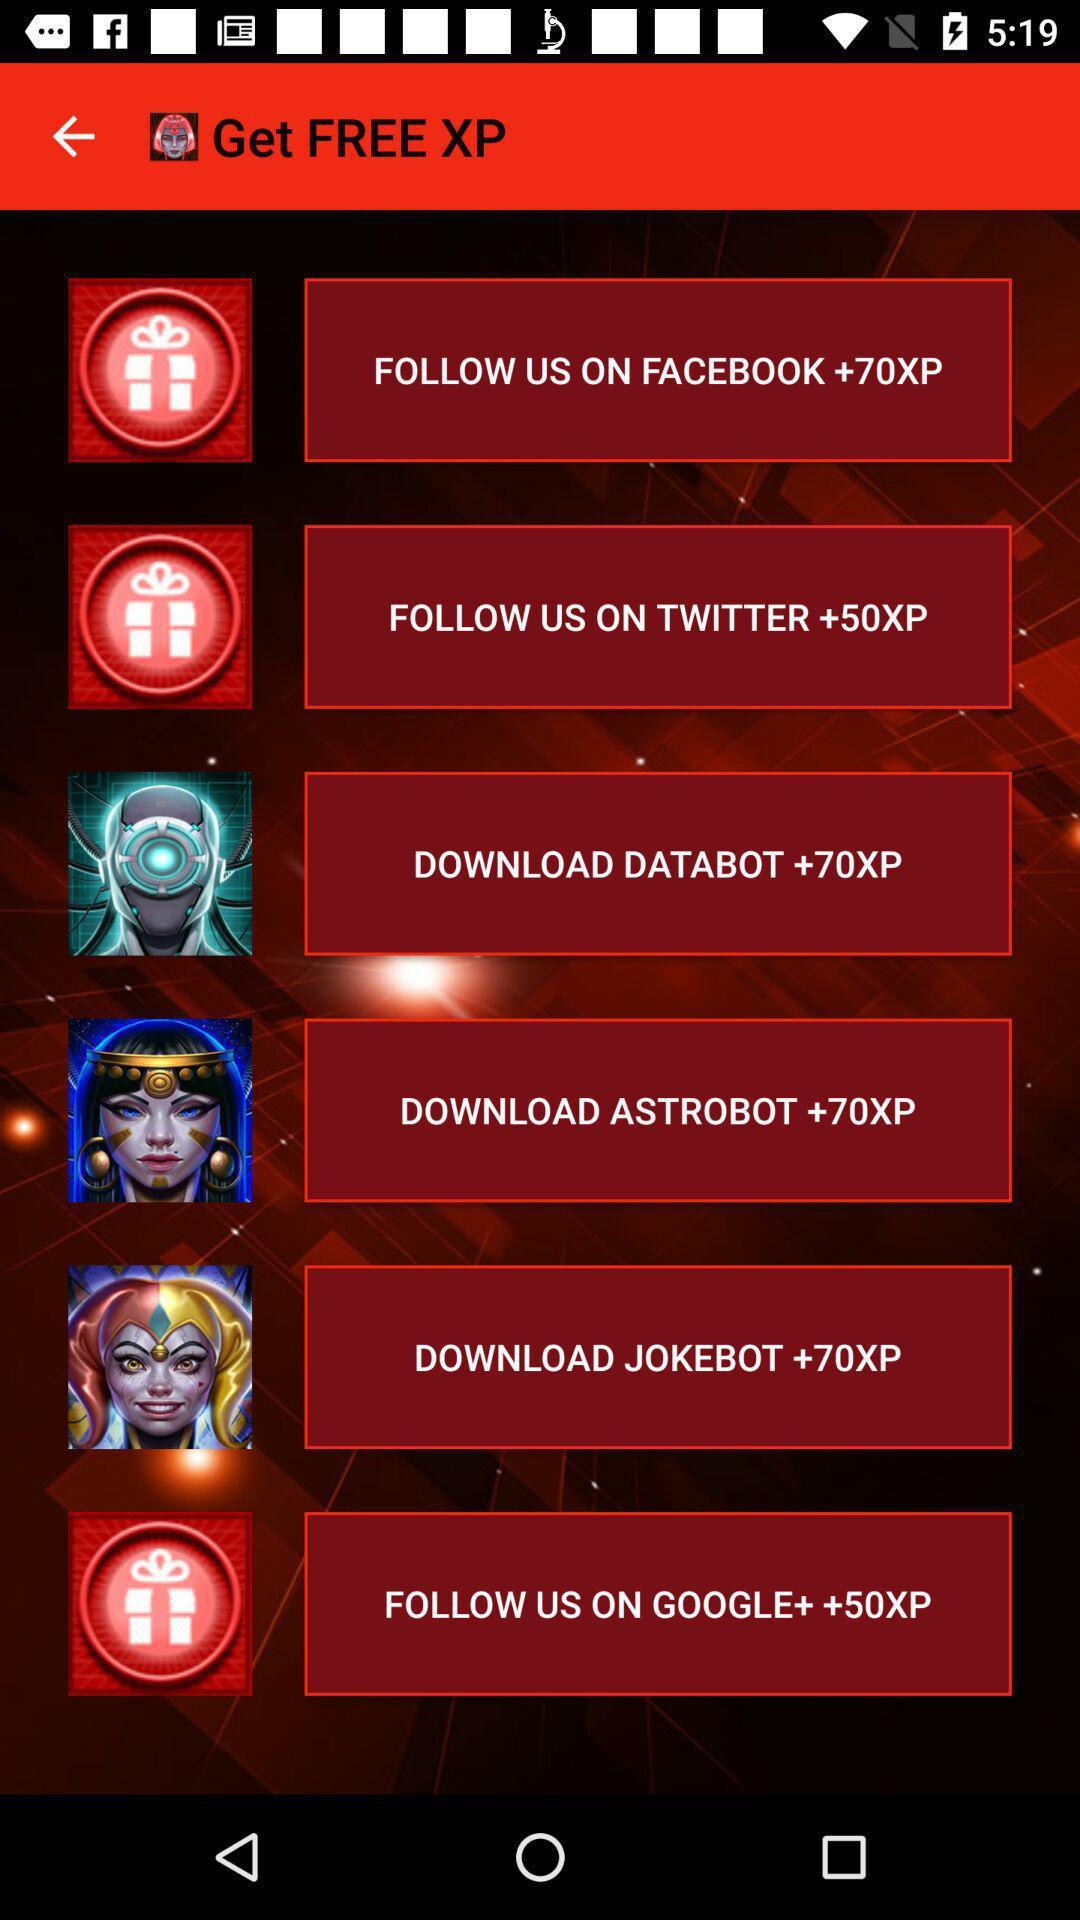 This screenshot has height=1920, width=1080. I want to click on this is your avatar which lets people see who you want them to see, so click(159, 1357).